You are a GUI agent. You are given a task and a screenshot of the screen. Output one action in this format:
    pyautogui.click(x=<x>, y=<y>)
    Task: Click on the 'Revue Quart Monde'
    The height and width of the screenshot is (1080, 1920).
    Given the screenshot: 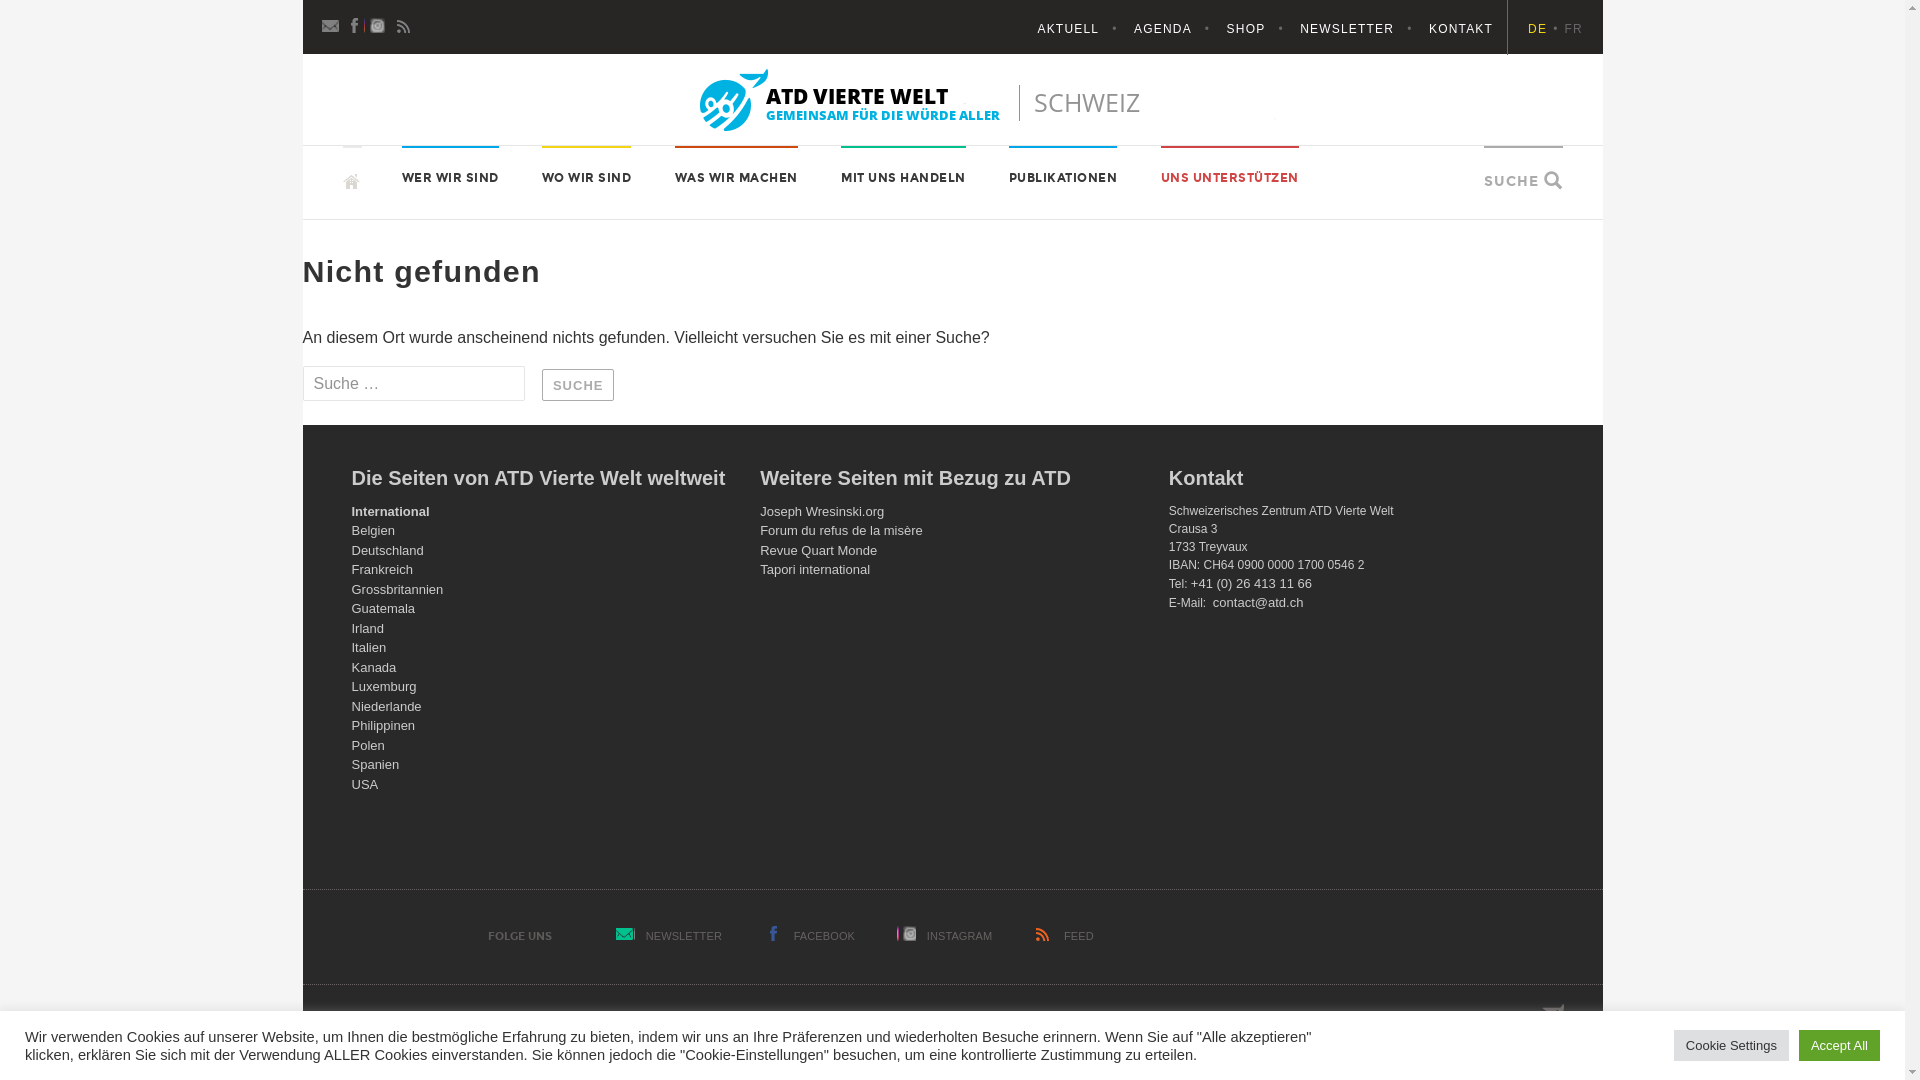 What is the action you would take?
    pyautogui.click(x=818, y=550)
    